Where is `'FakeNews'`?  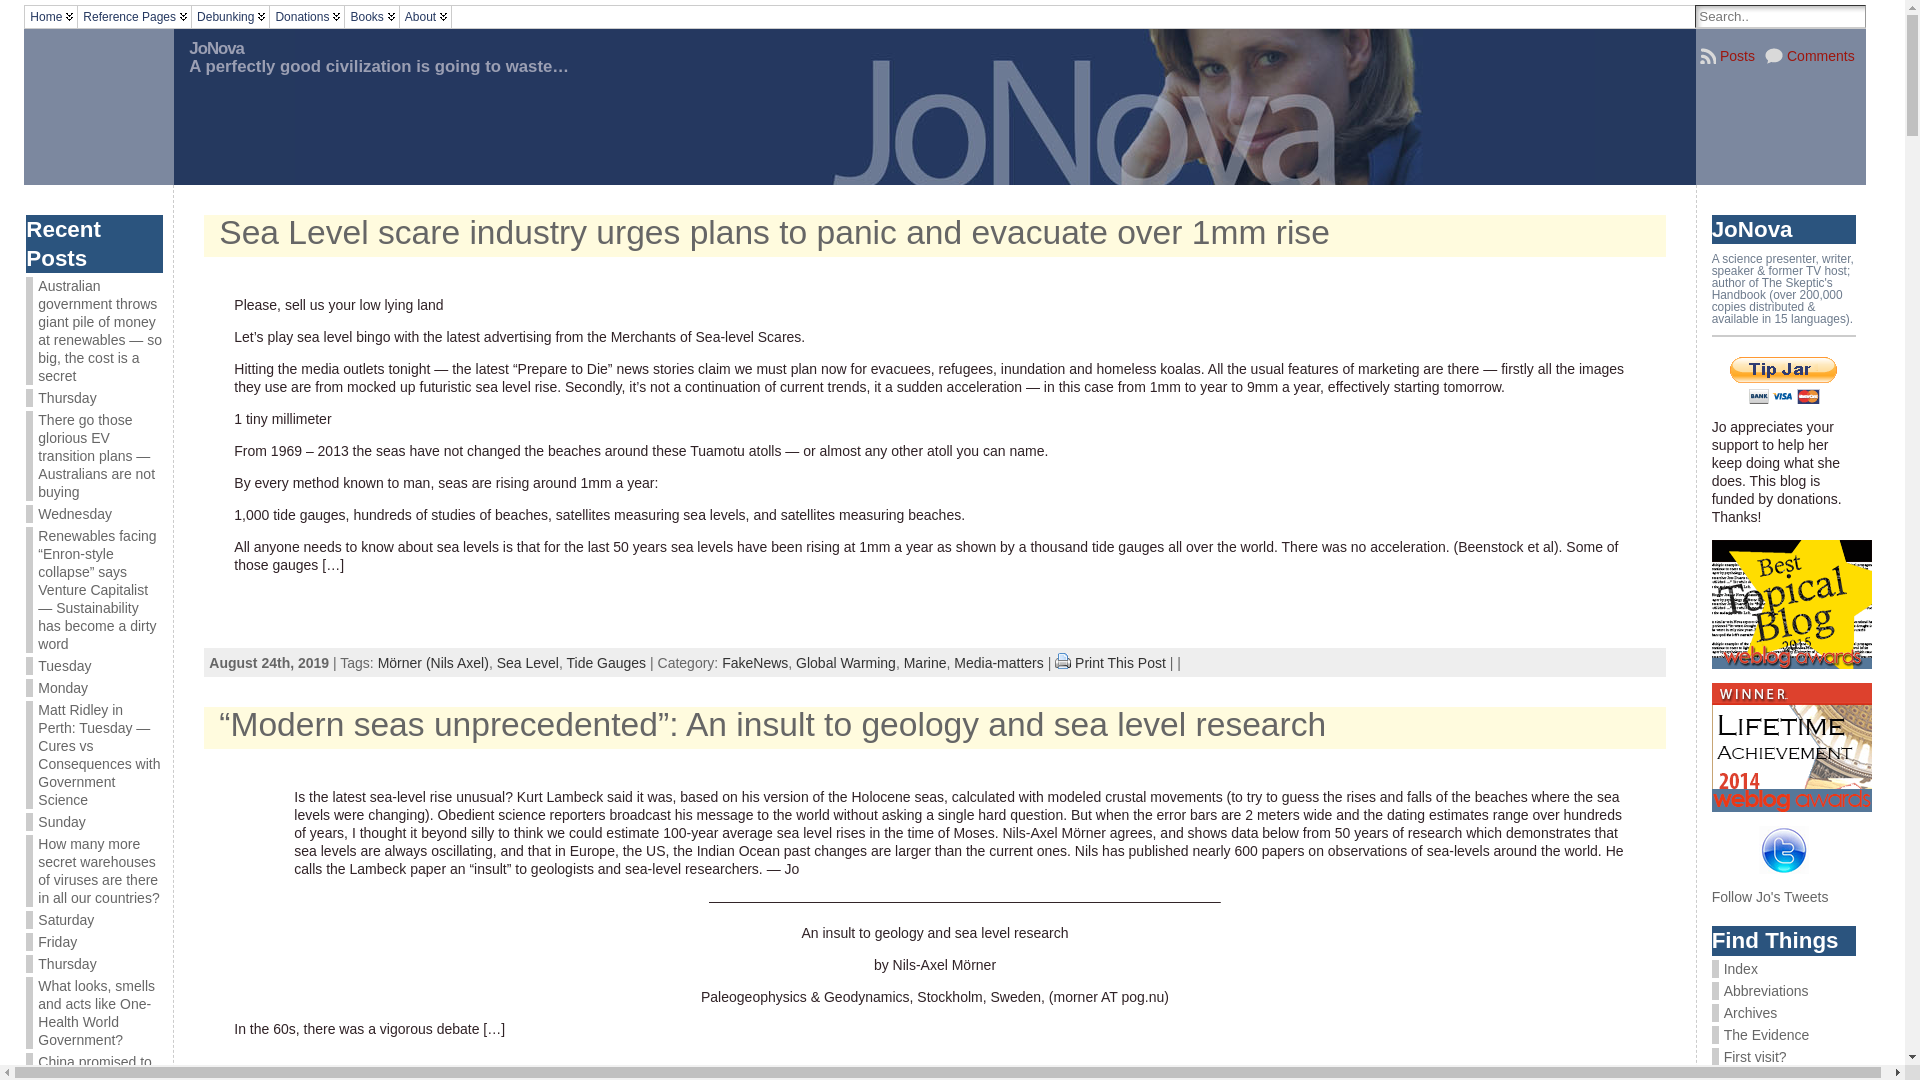 'FakeNews' is located at coordinates (753, 663).